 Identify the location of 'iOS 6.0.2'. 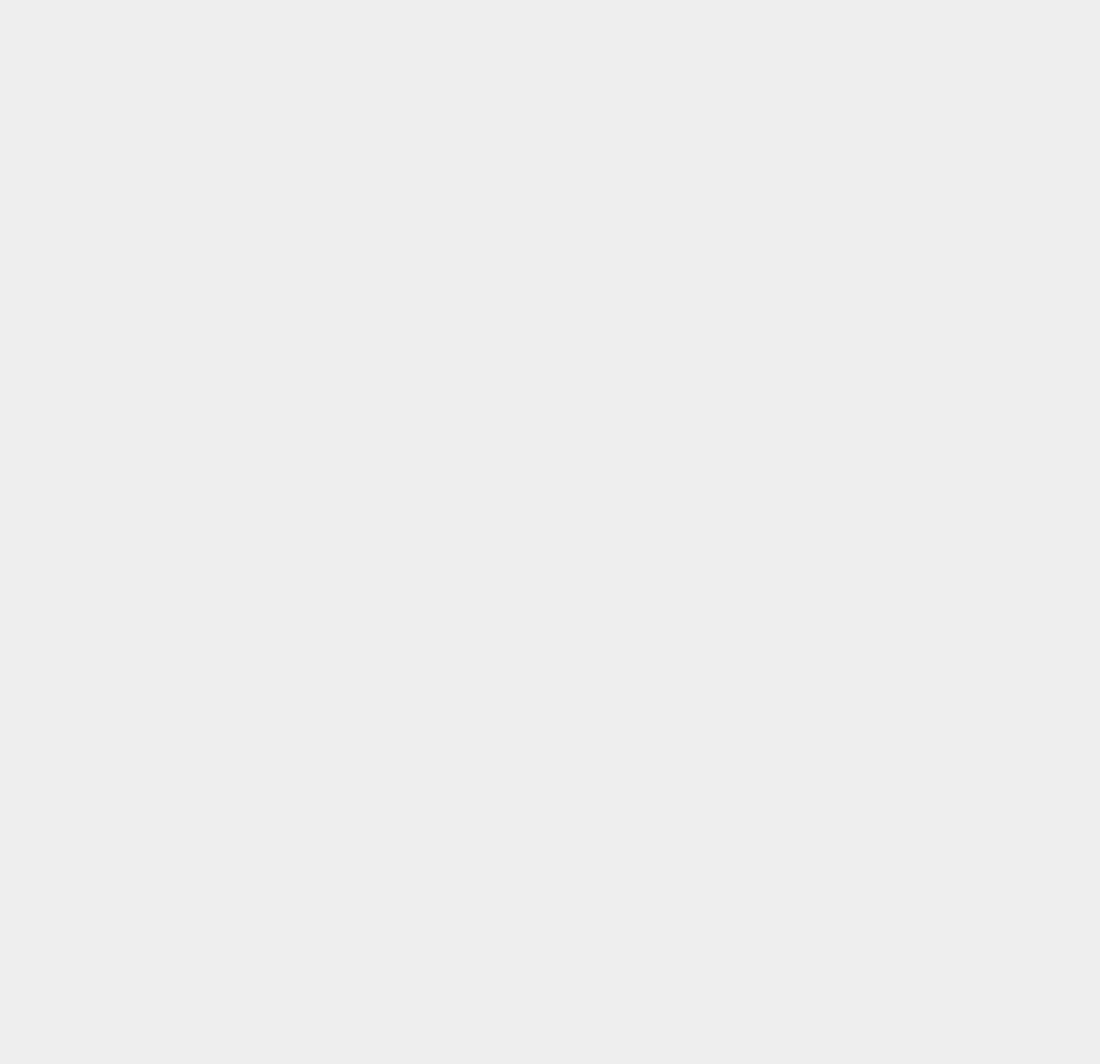
(805, 816).